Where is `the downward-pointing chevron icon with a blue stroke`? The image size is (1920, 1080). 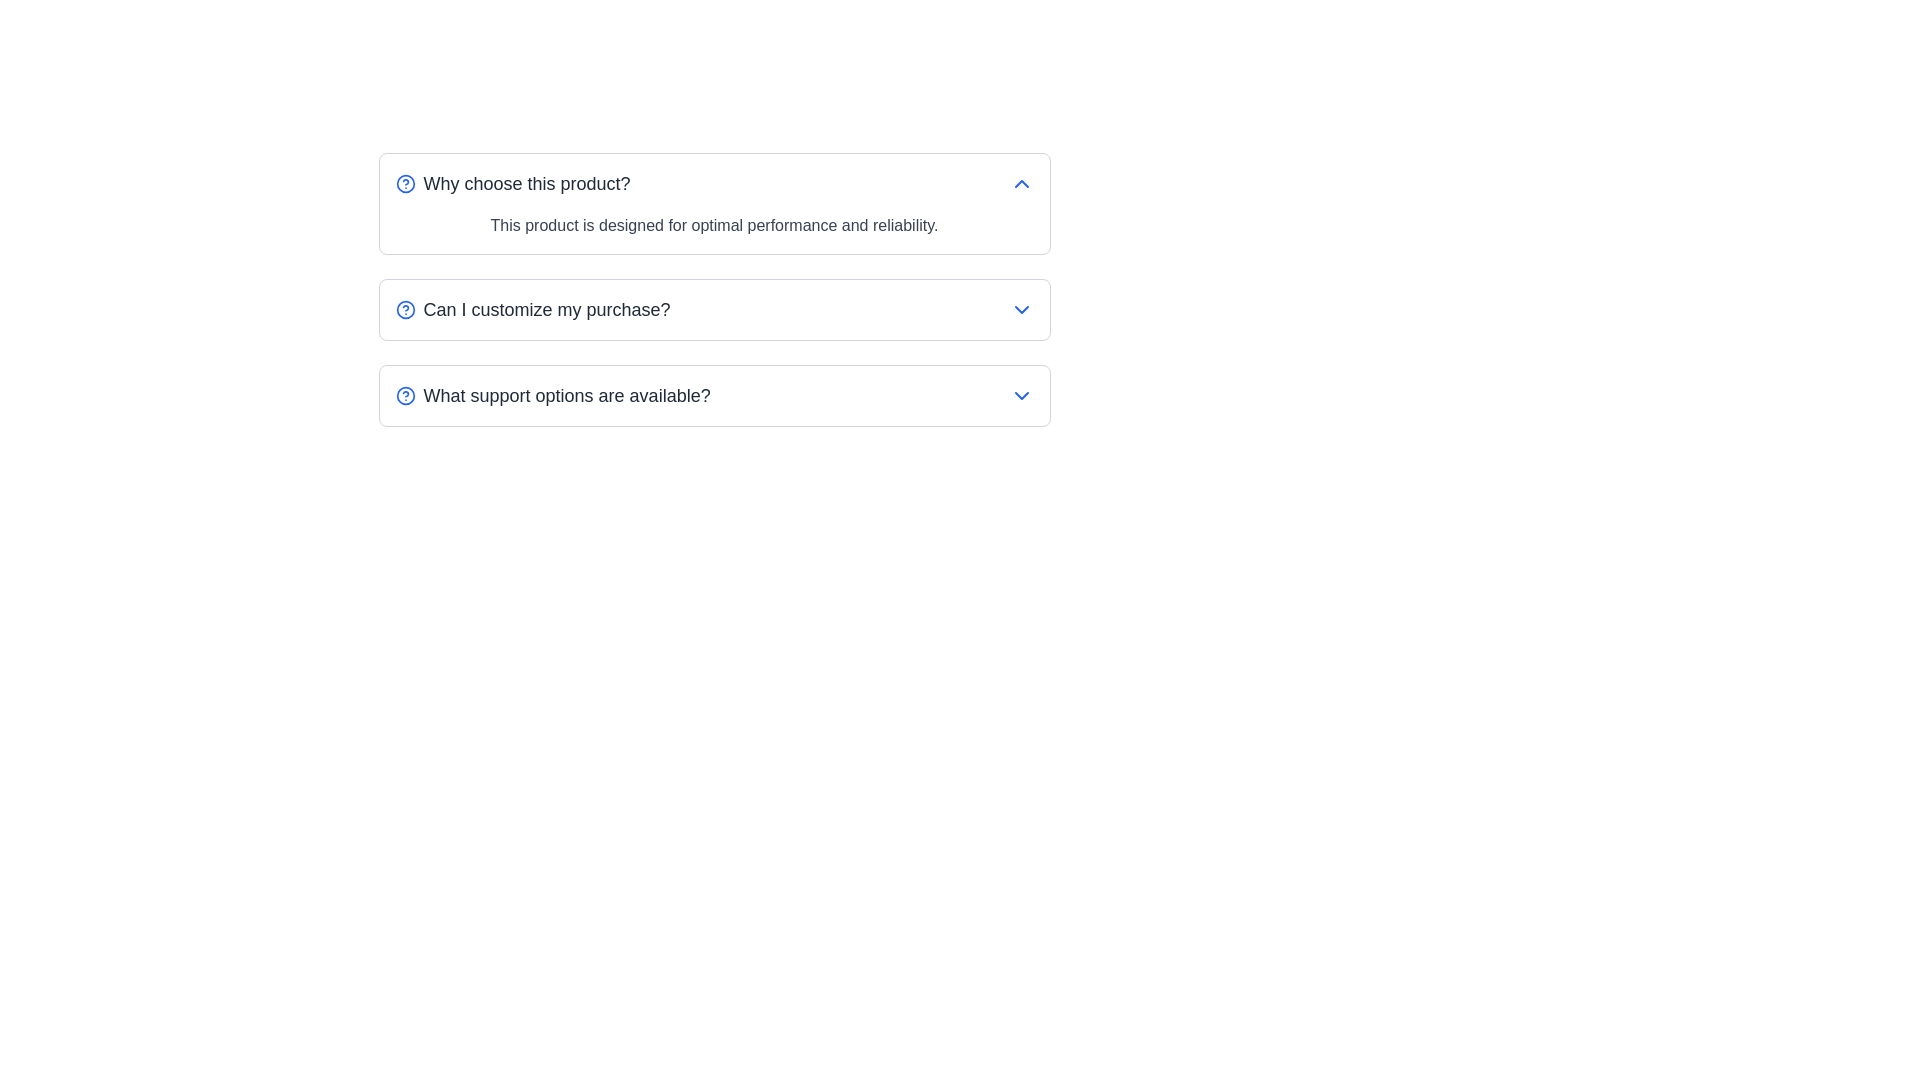
the downward-pointing chevron icon with a blue stroke is located at coordinates (1021, 309).